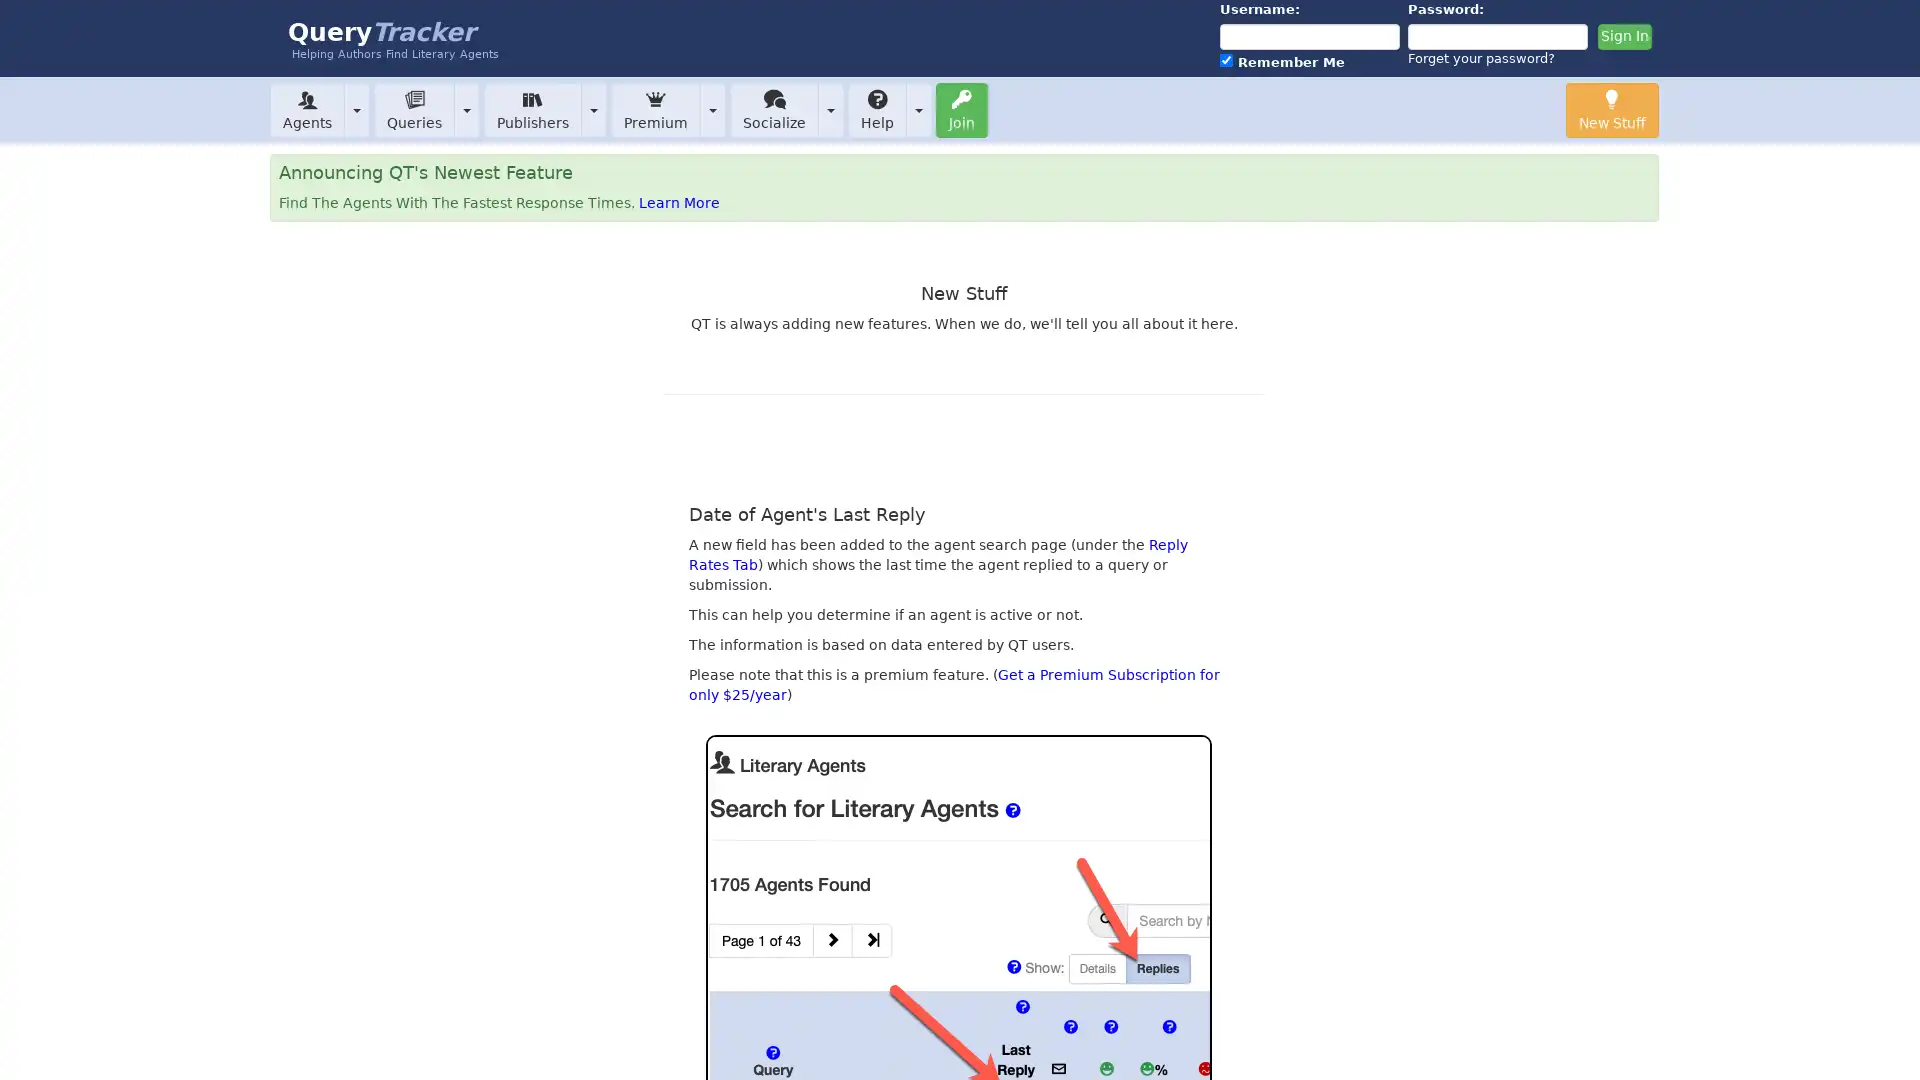 The height and width of the screenshot is (1080, 1920). I want to click on Toggle Dropdown, so click(713, 109).